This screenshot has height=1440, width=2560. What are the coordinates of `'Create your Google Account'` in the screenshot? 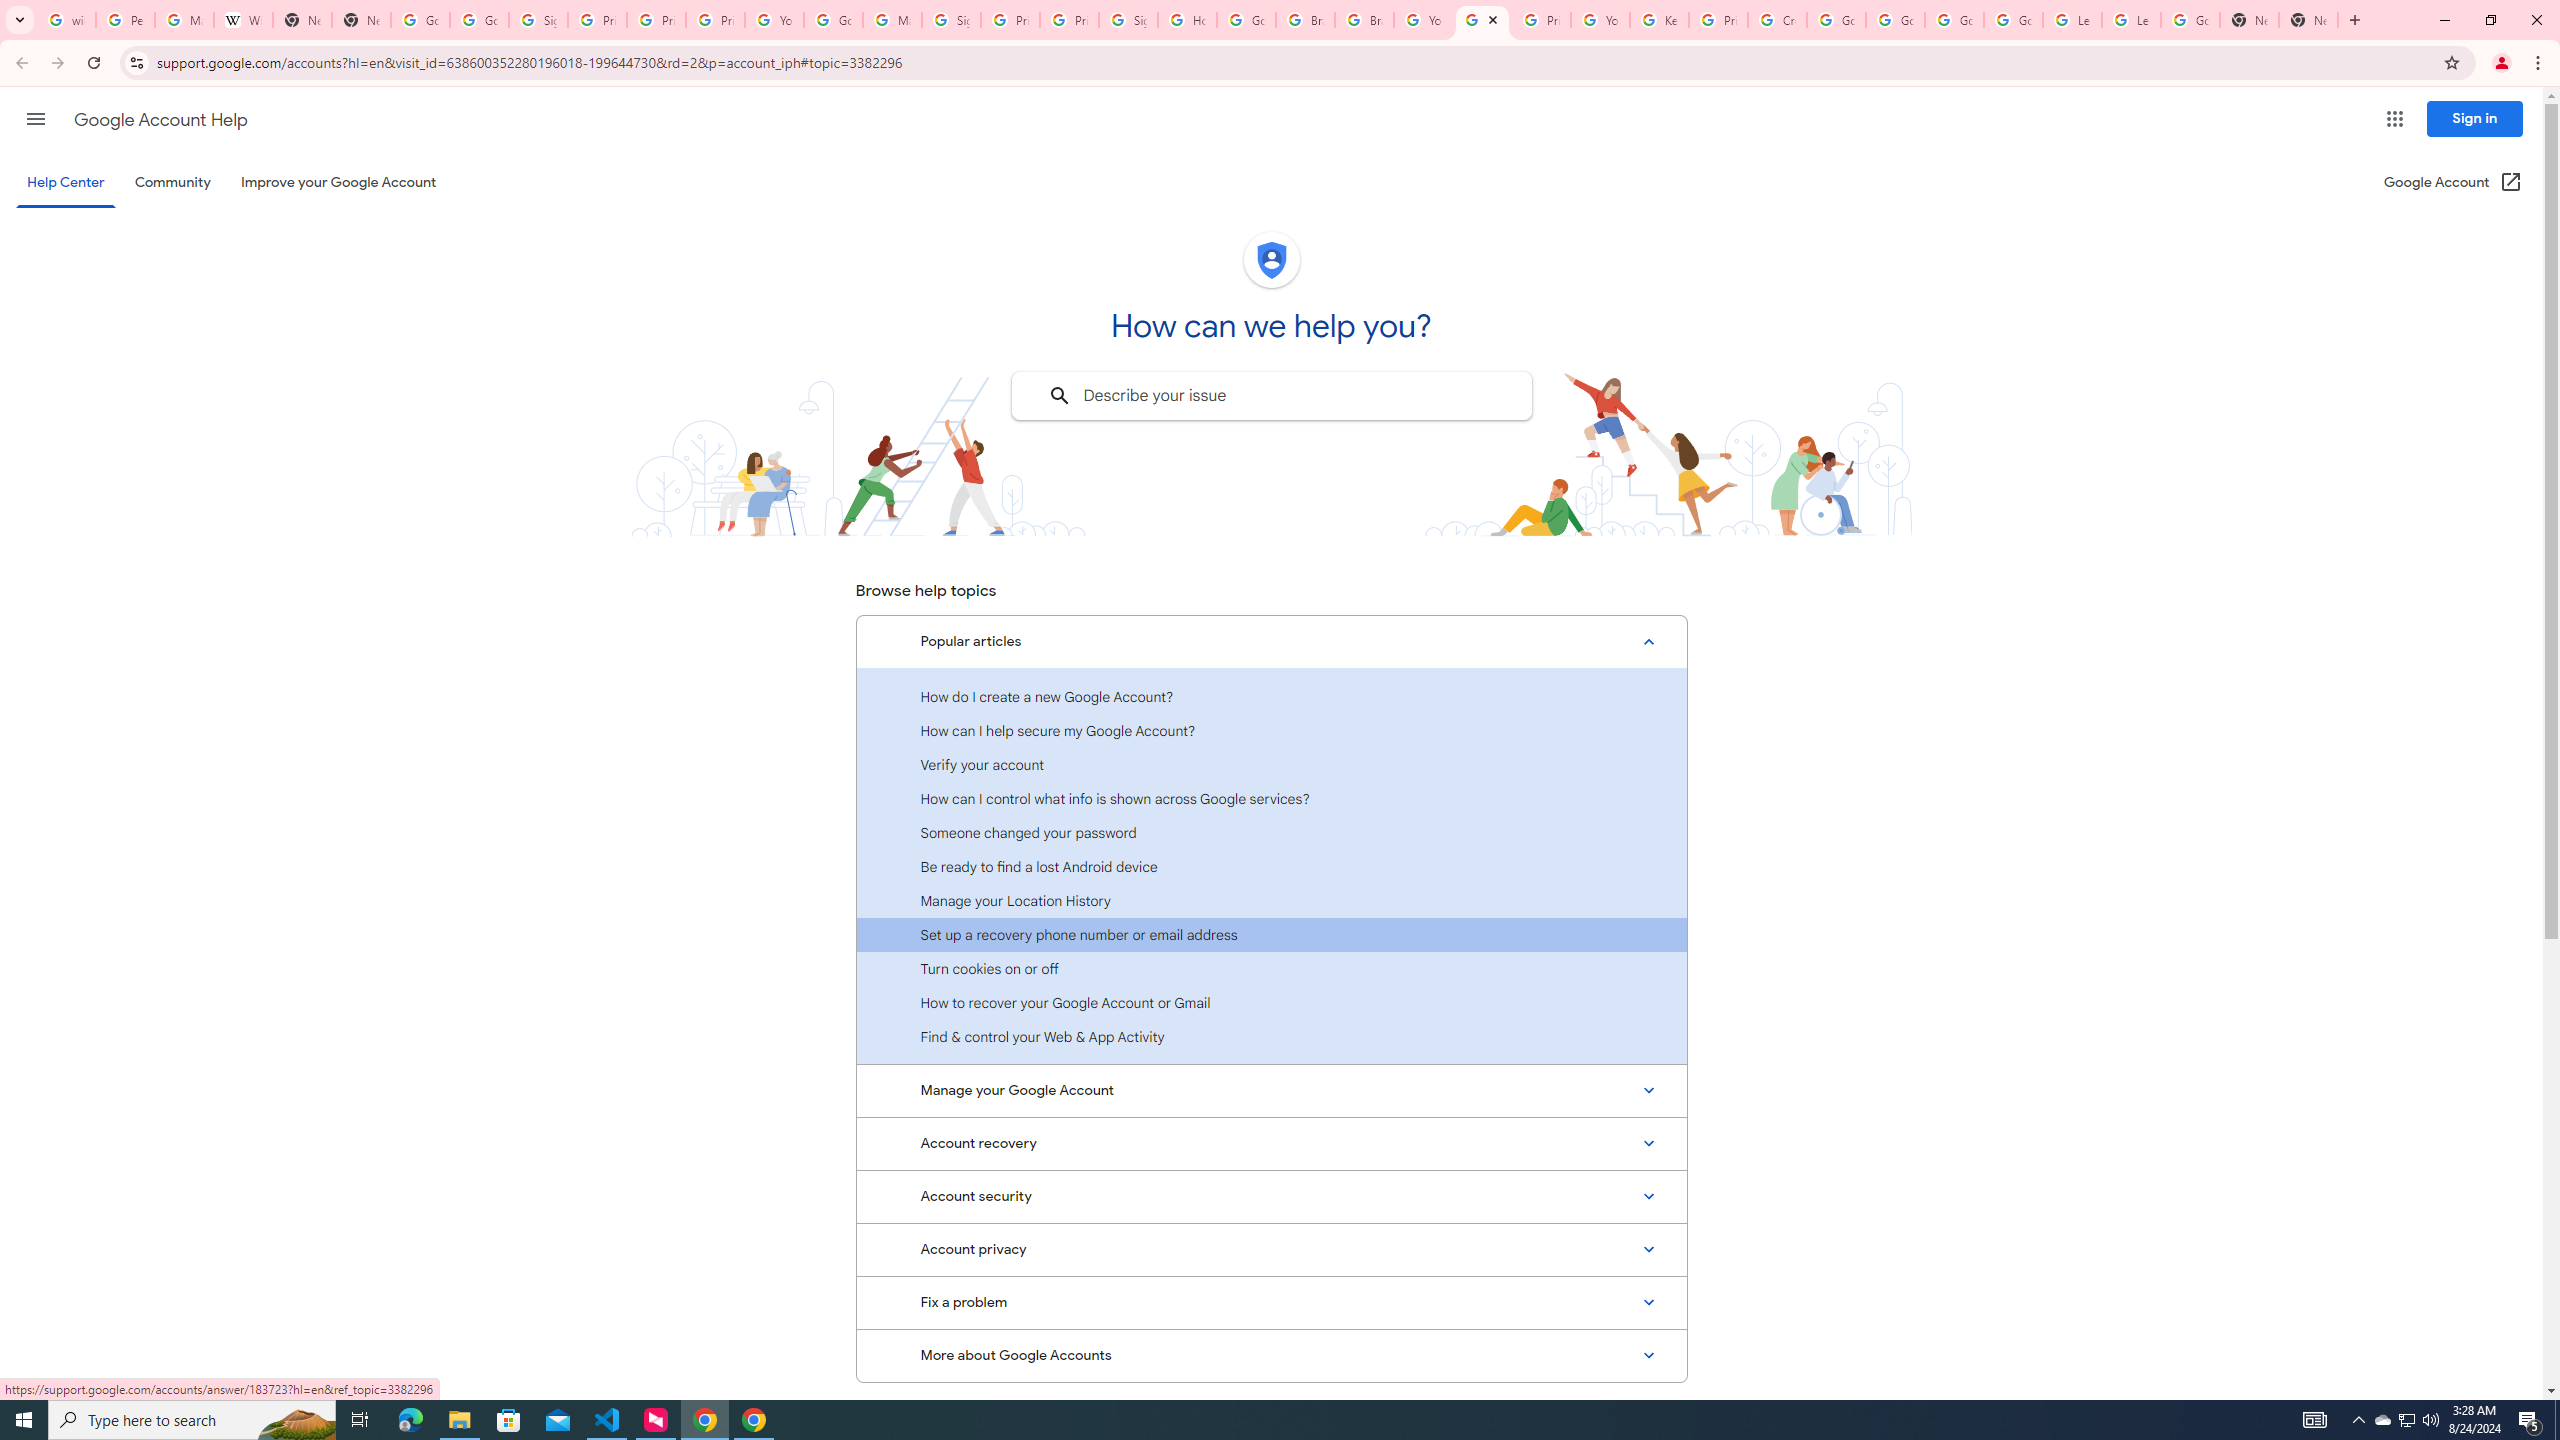 It's located at (1776, 19).